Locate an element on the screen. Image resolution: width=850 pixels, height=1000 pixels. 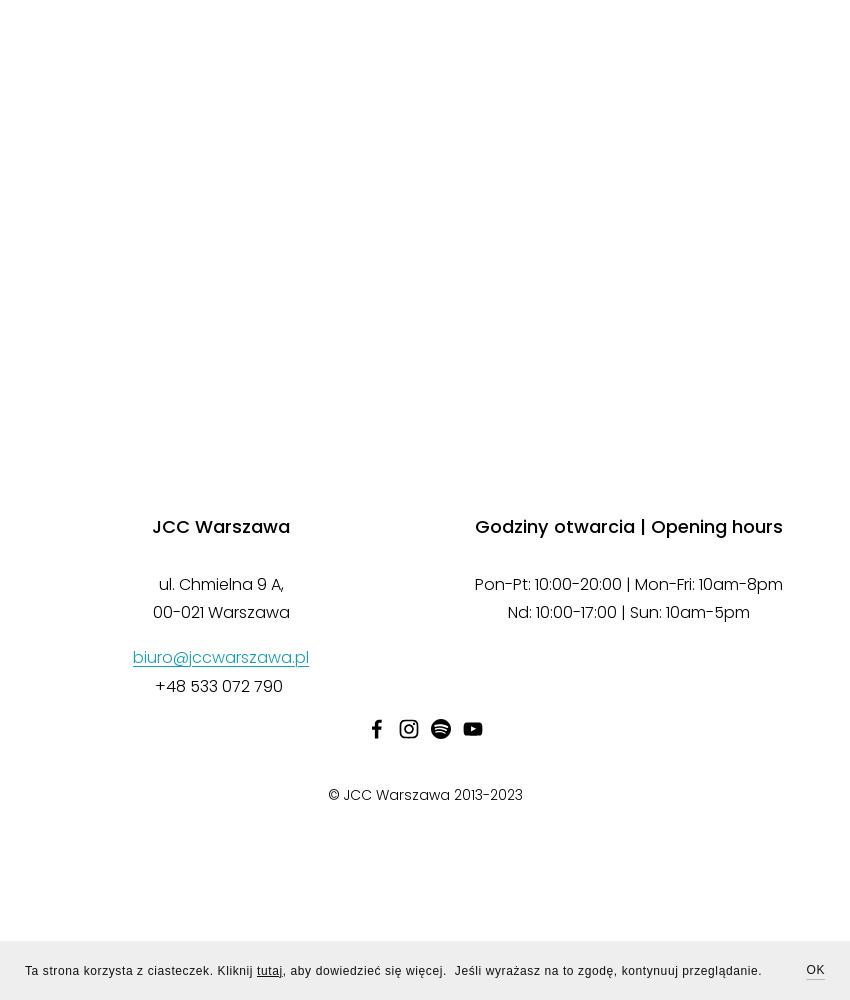
'00-021 Warszawa' is located at coordinates (220, 611).